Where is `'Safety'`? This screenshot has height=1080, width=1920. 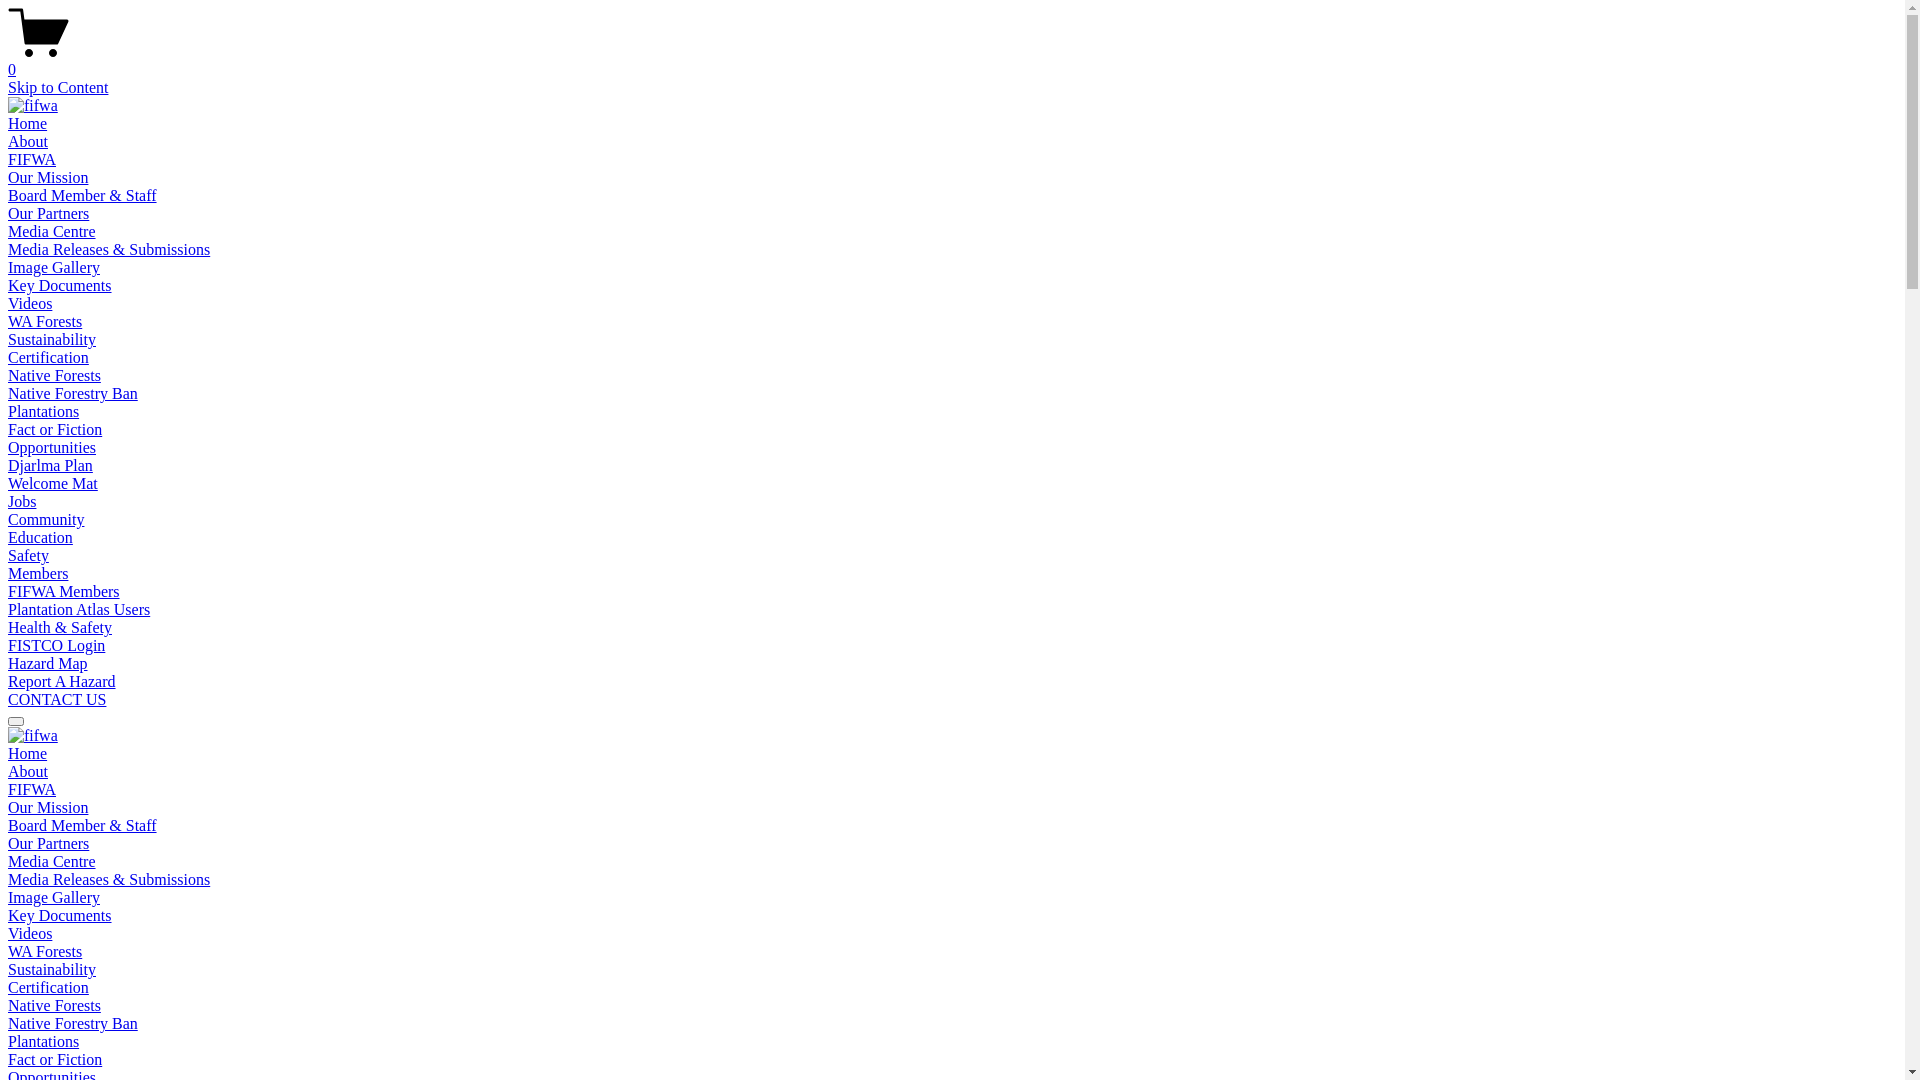
'Safety' is located at coordinates (28, 555).